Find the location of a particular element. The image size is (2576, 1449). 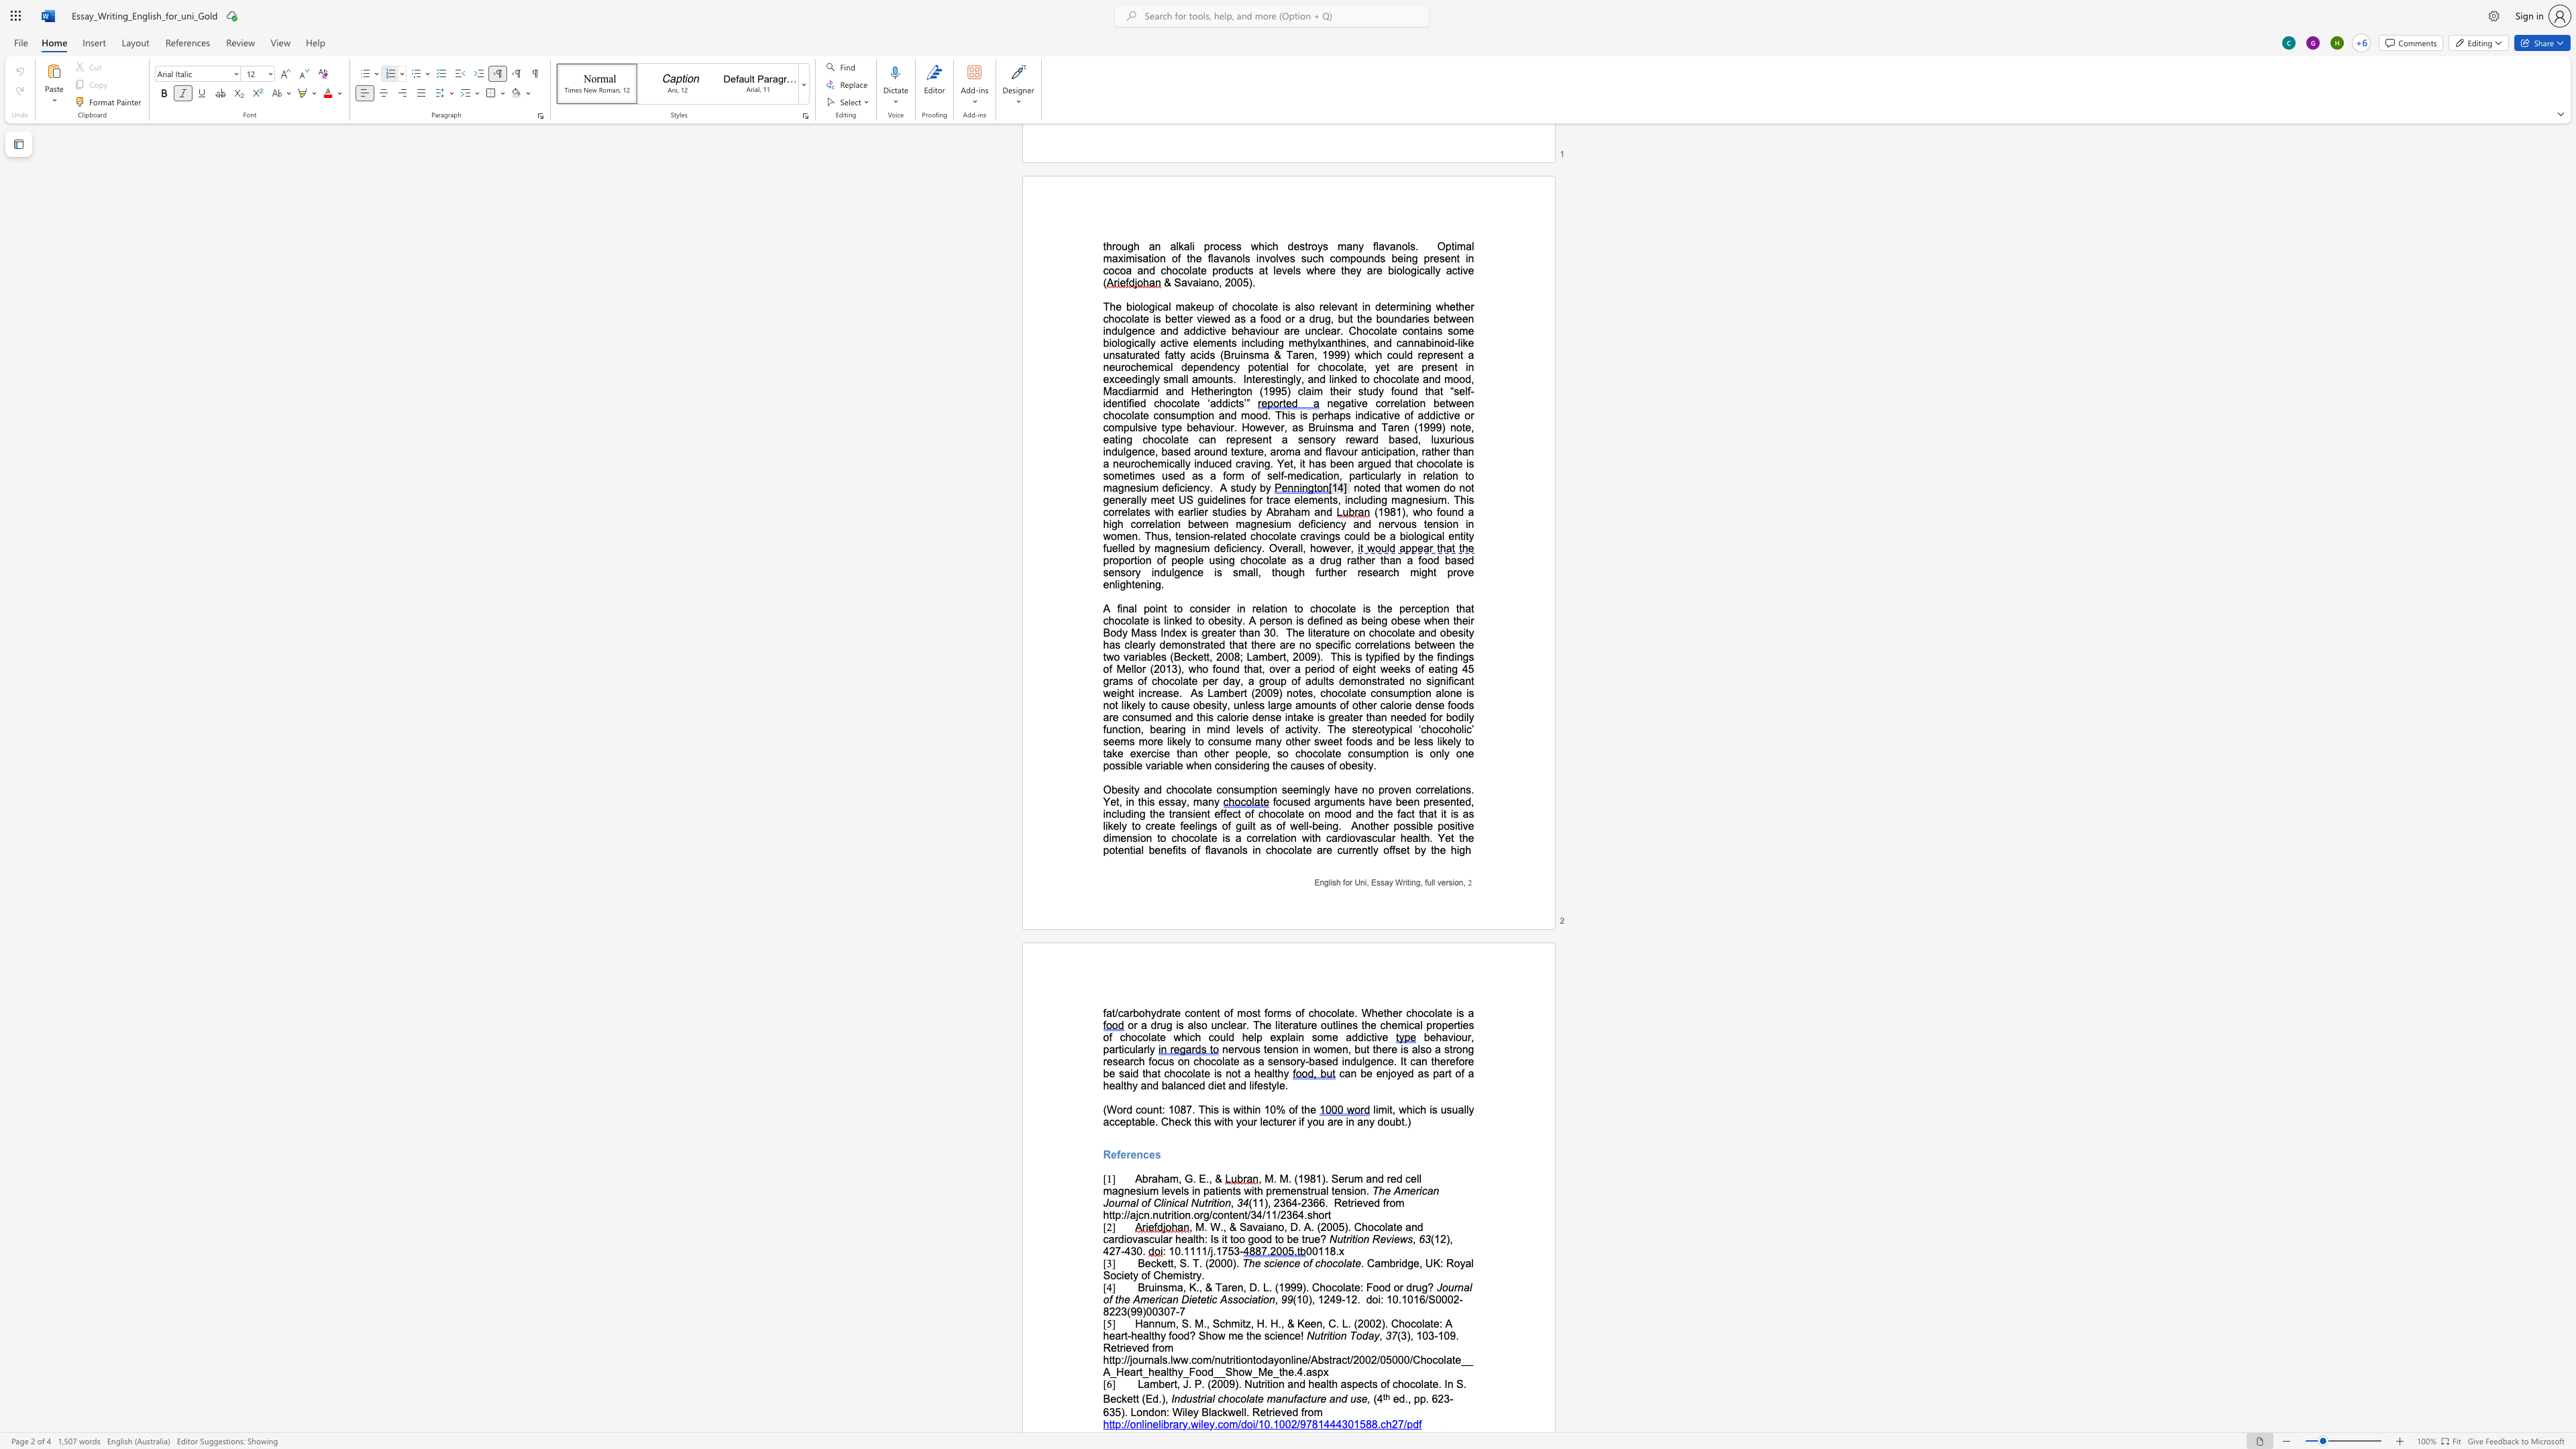

the space between the continuous character "e" and "r" in the text is located at coordinates (1126, 1153).